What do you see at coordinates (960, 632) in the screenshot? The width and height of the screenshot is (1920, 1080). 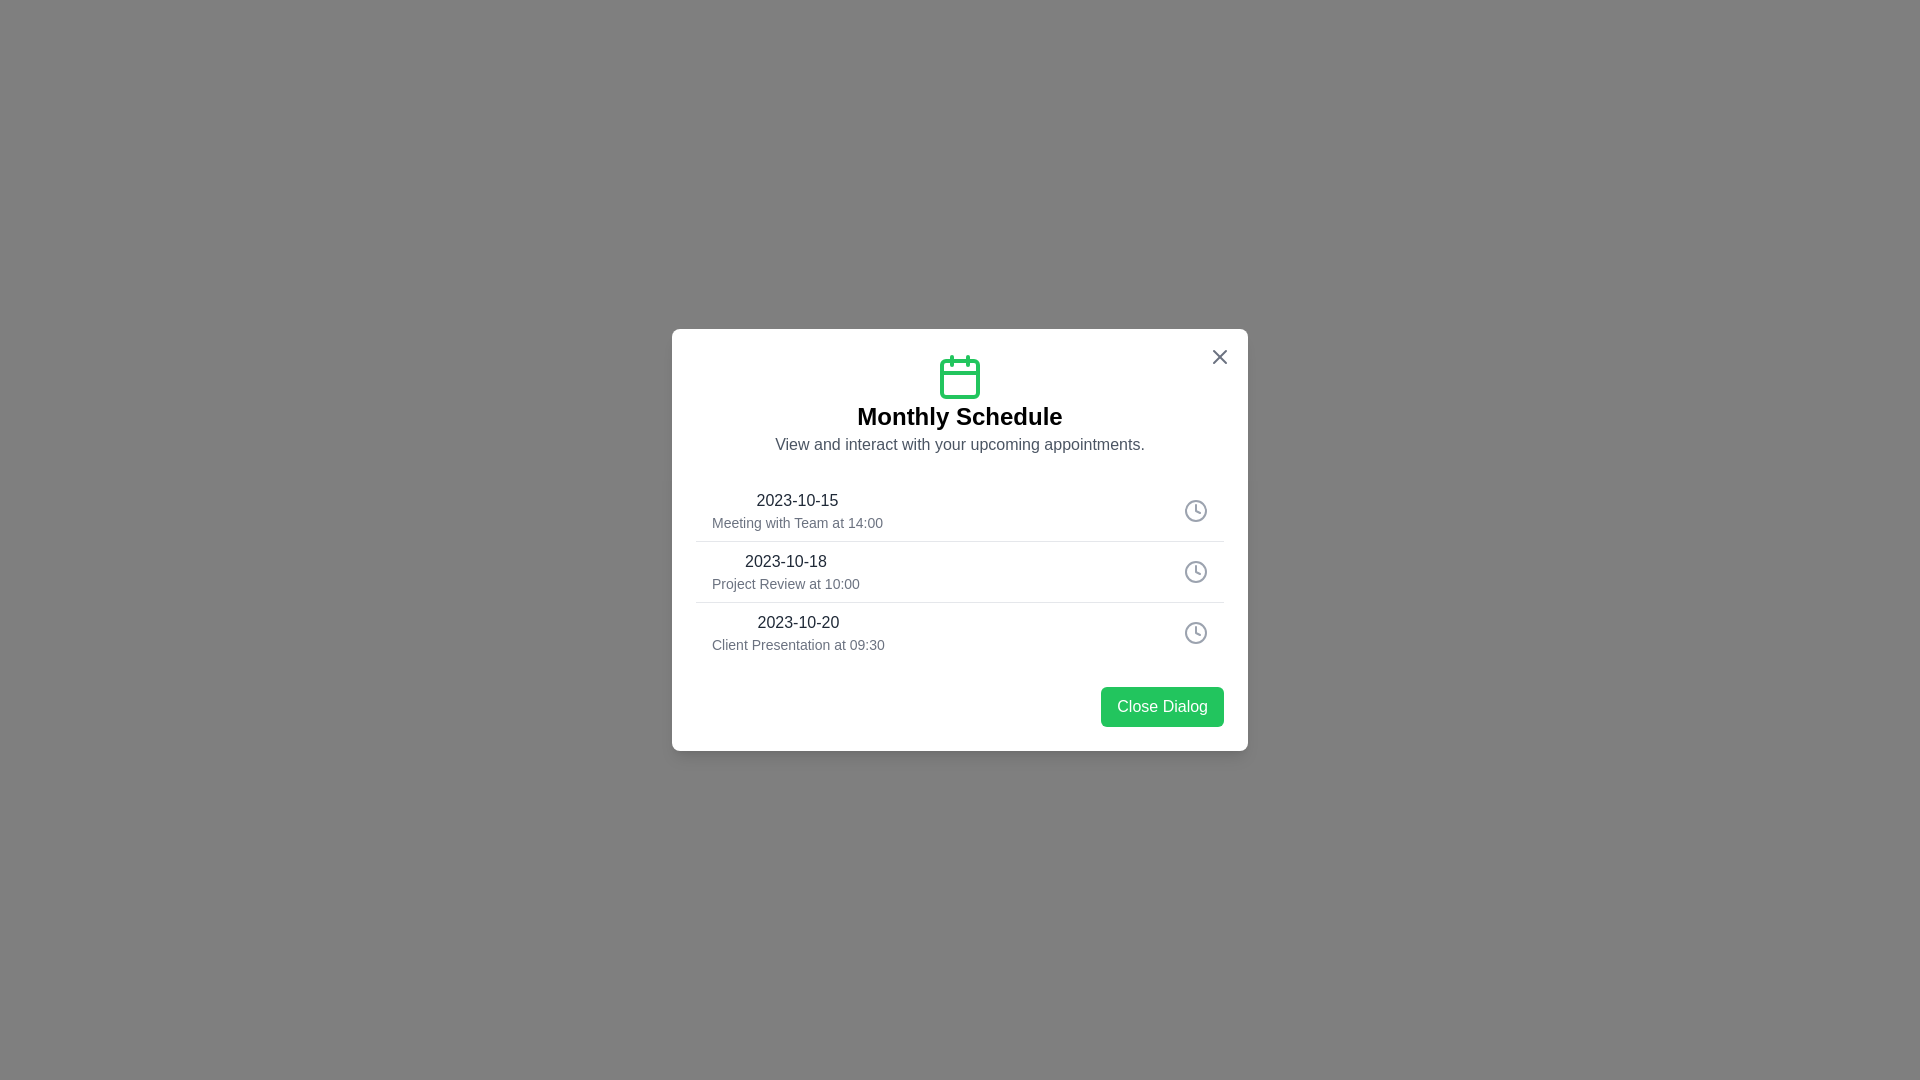 I see `the event corresponding to 2023-10-20 to highlight it` at bounding box center [960, 632].